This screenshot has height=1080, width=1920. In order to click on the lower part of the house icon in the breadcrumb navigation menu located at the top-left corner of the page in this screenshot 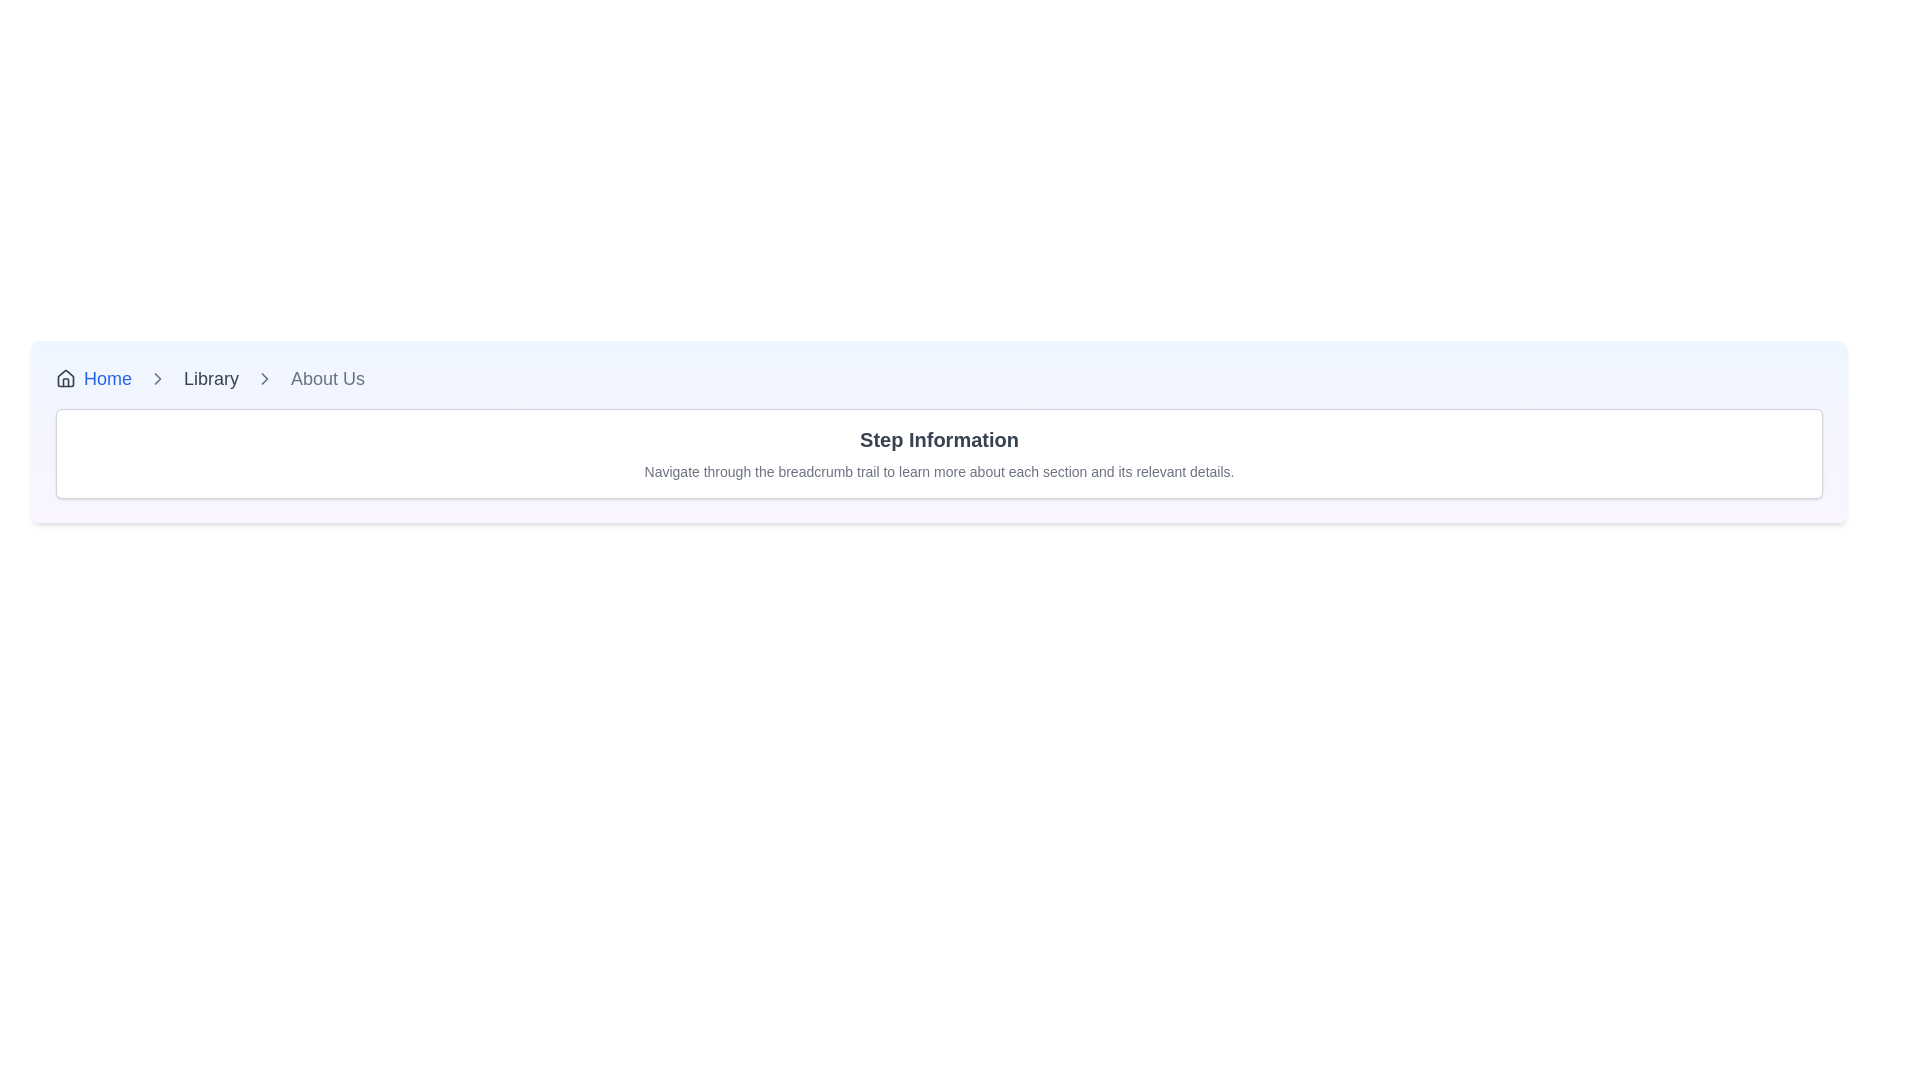, I will do `click(66, 378)`.